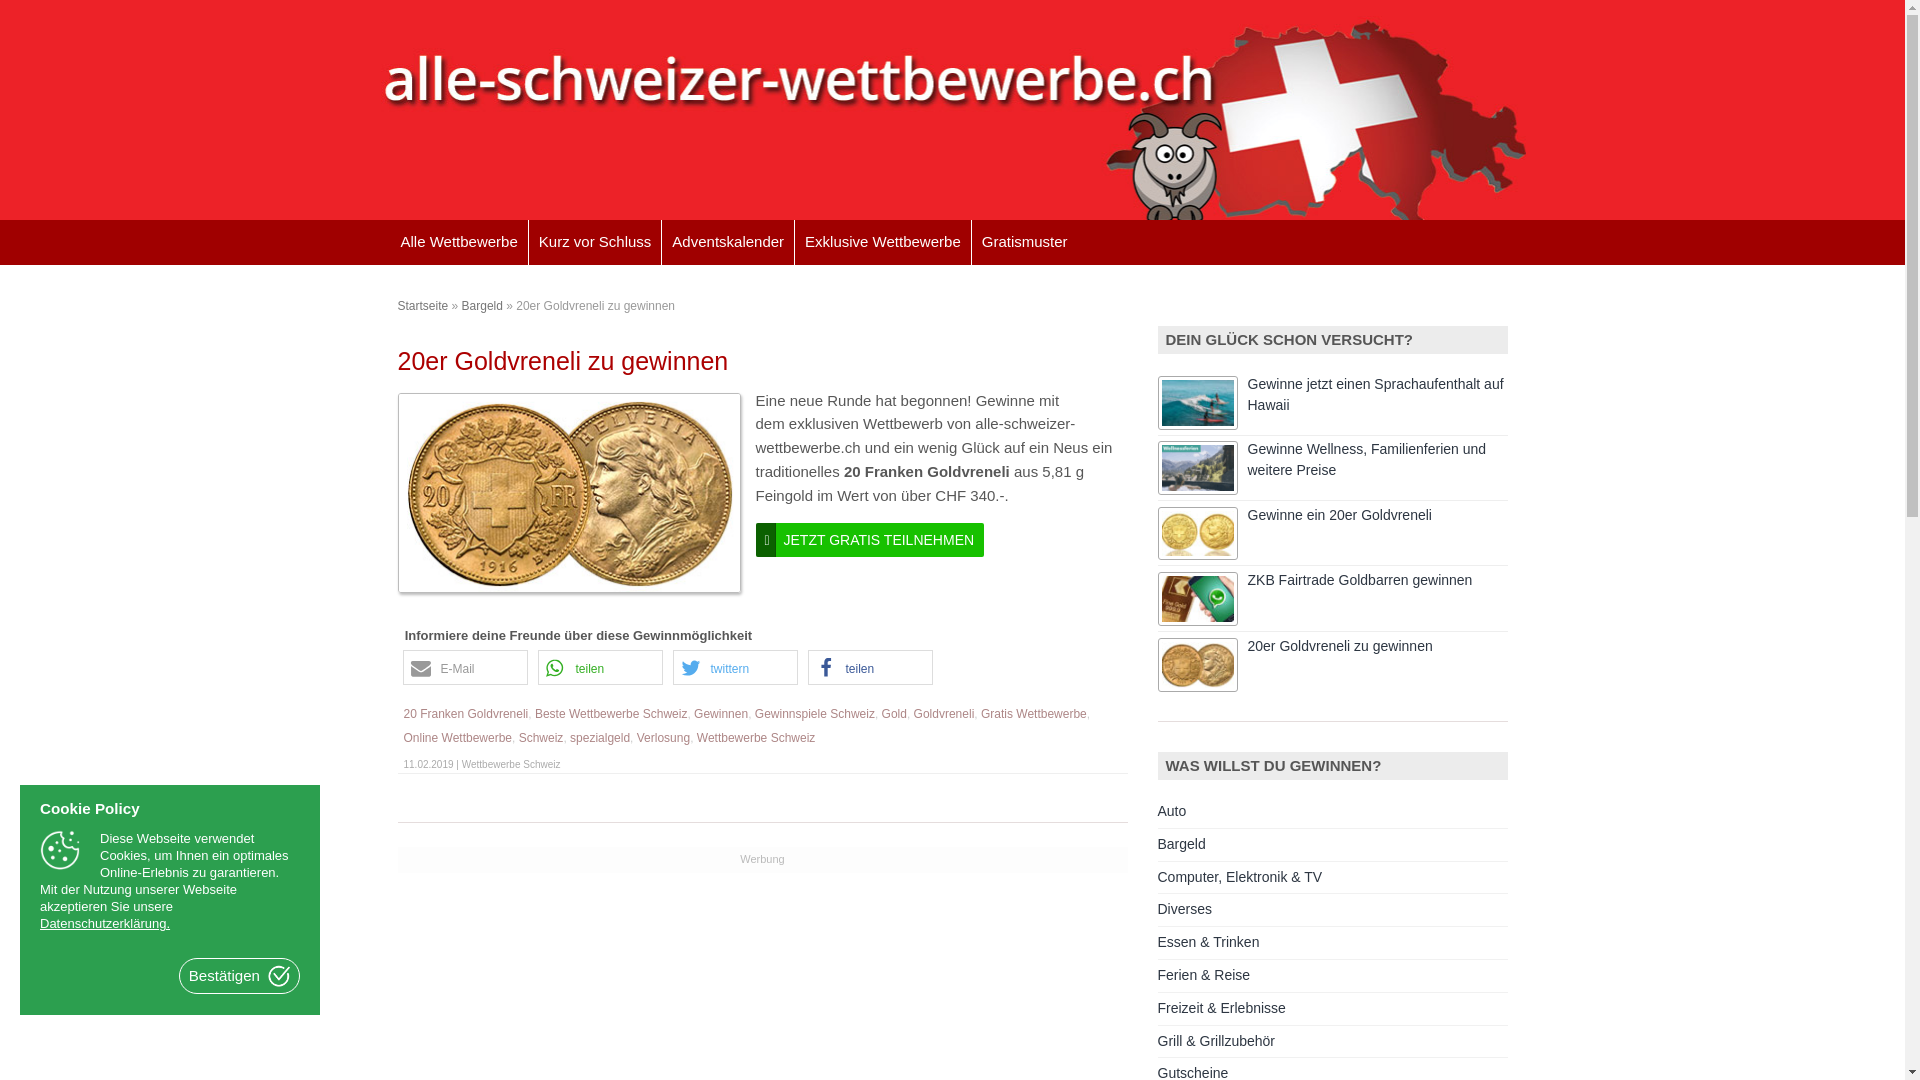 Image resolution: width=1920 pixels, height=1080 pixels. What do you see at coordinates (636, 737) in the screenshot?
I see `'Verlosung'` at bounding box center [636, 737].